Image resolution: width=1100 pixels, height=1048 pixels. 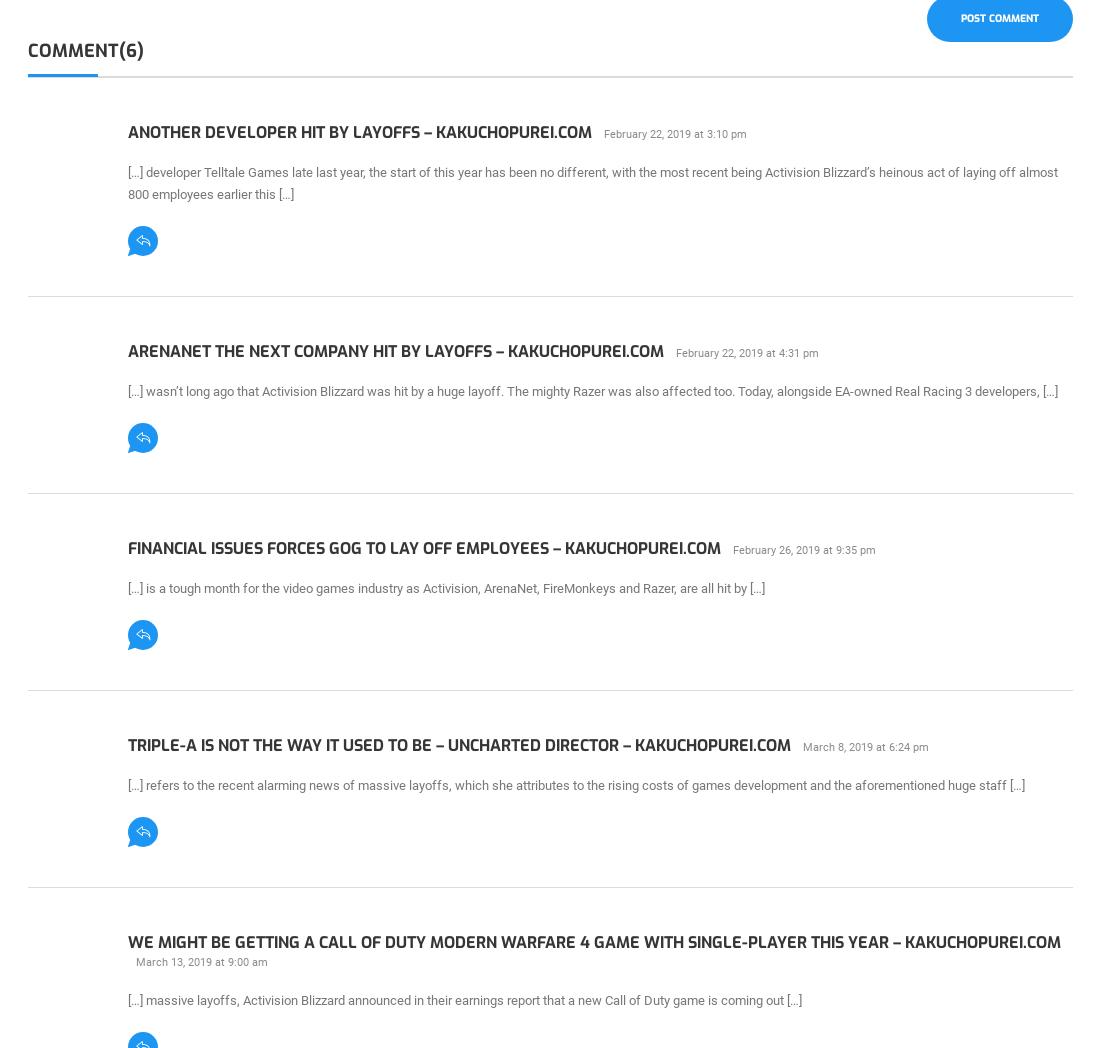 What do you see at coordinates (462, 998) in the screenshot?
I see `'[…] massive layoffs, Activision Blizzard announced in their earnings report that a new Call of Duty game is coming out […]'` at bounding box center [462, 998].